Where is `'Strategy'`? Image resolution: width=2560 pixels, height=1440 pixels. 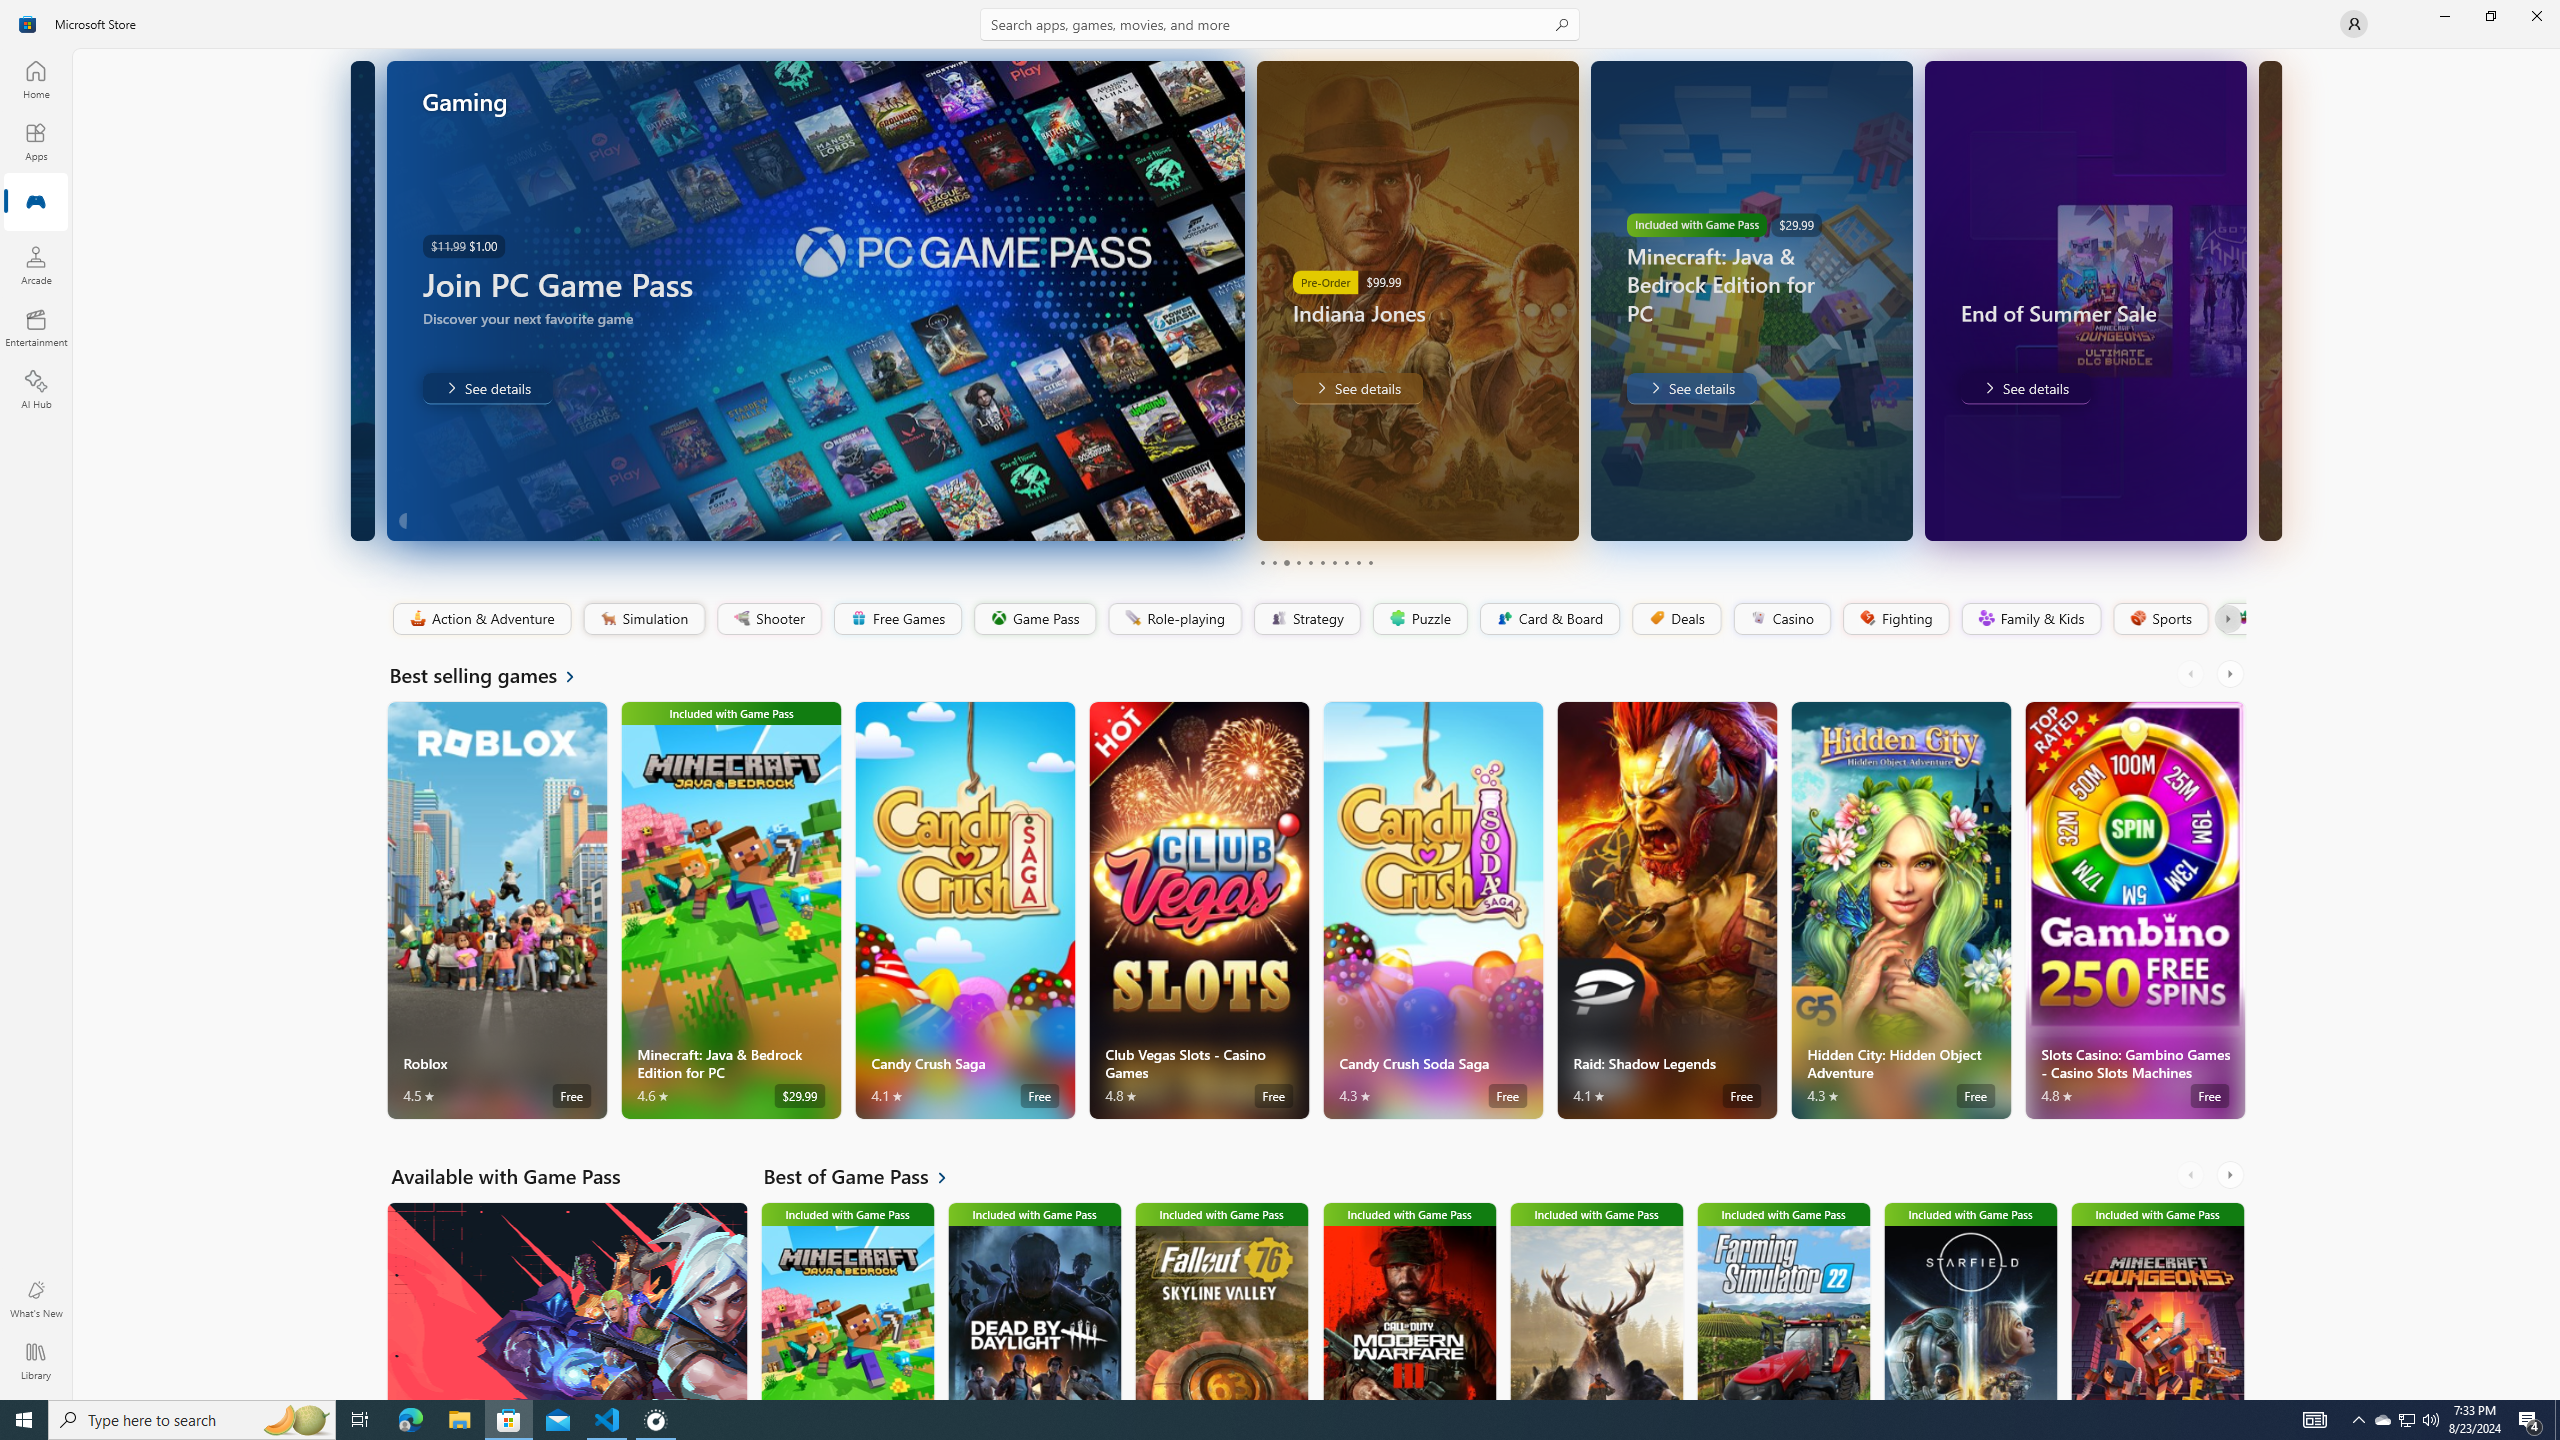 'Strategy' is located at coordinates (1304, 618).